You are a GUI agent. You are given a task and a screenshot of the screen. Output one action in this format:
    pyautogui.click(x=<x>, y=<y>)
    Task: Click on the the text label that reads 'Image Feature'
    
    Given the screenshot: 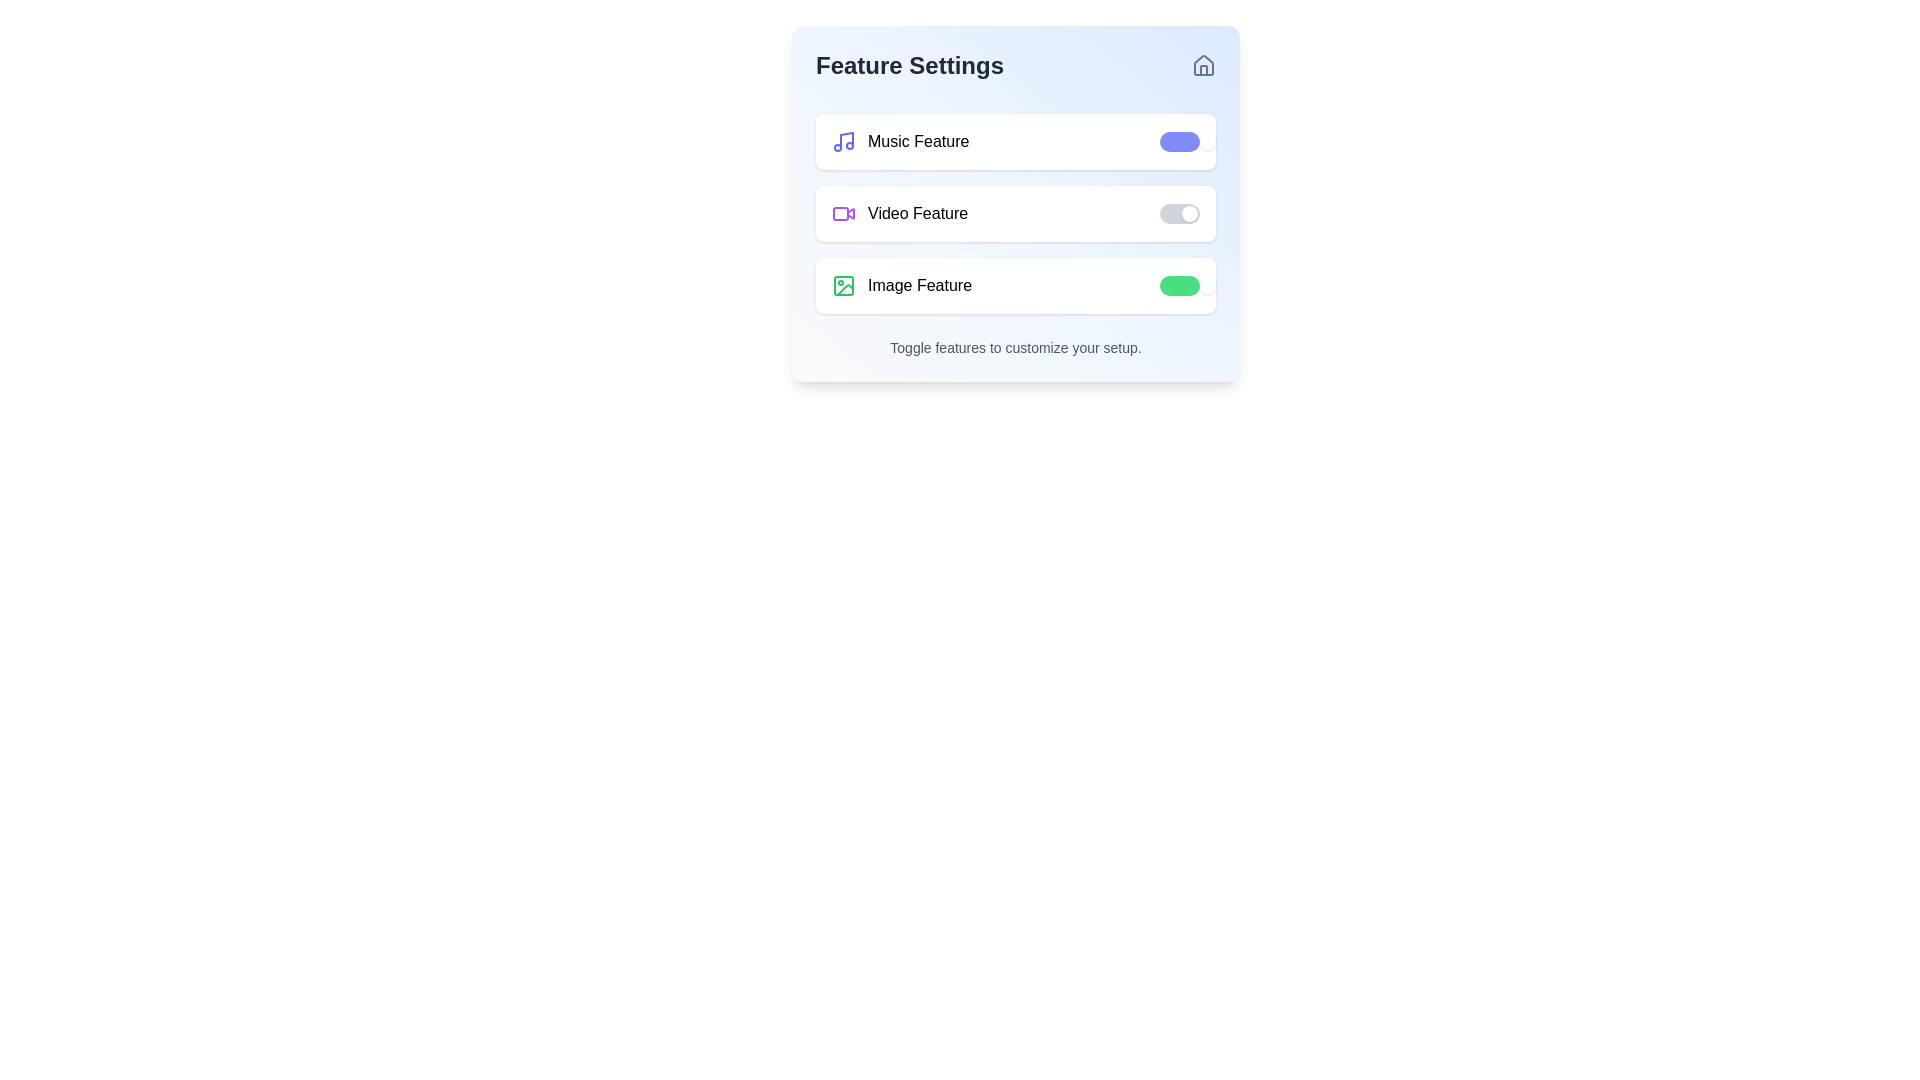 What is the action you would take?
    pyautogui.click(x=919, y=285)
    